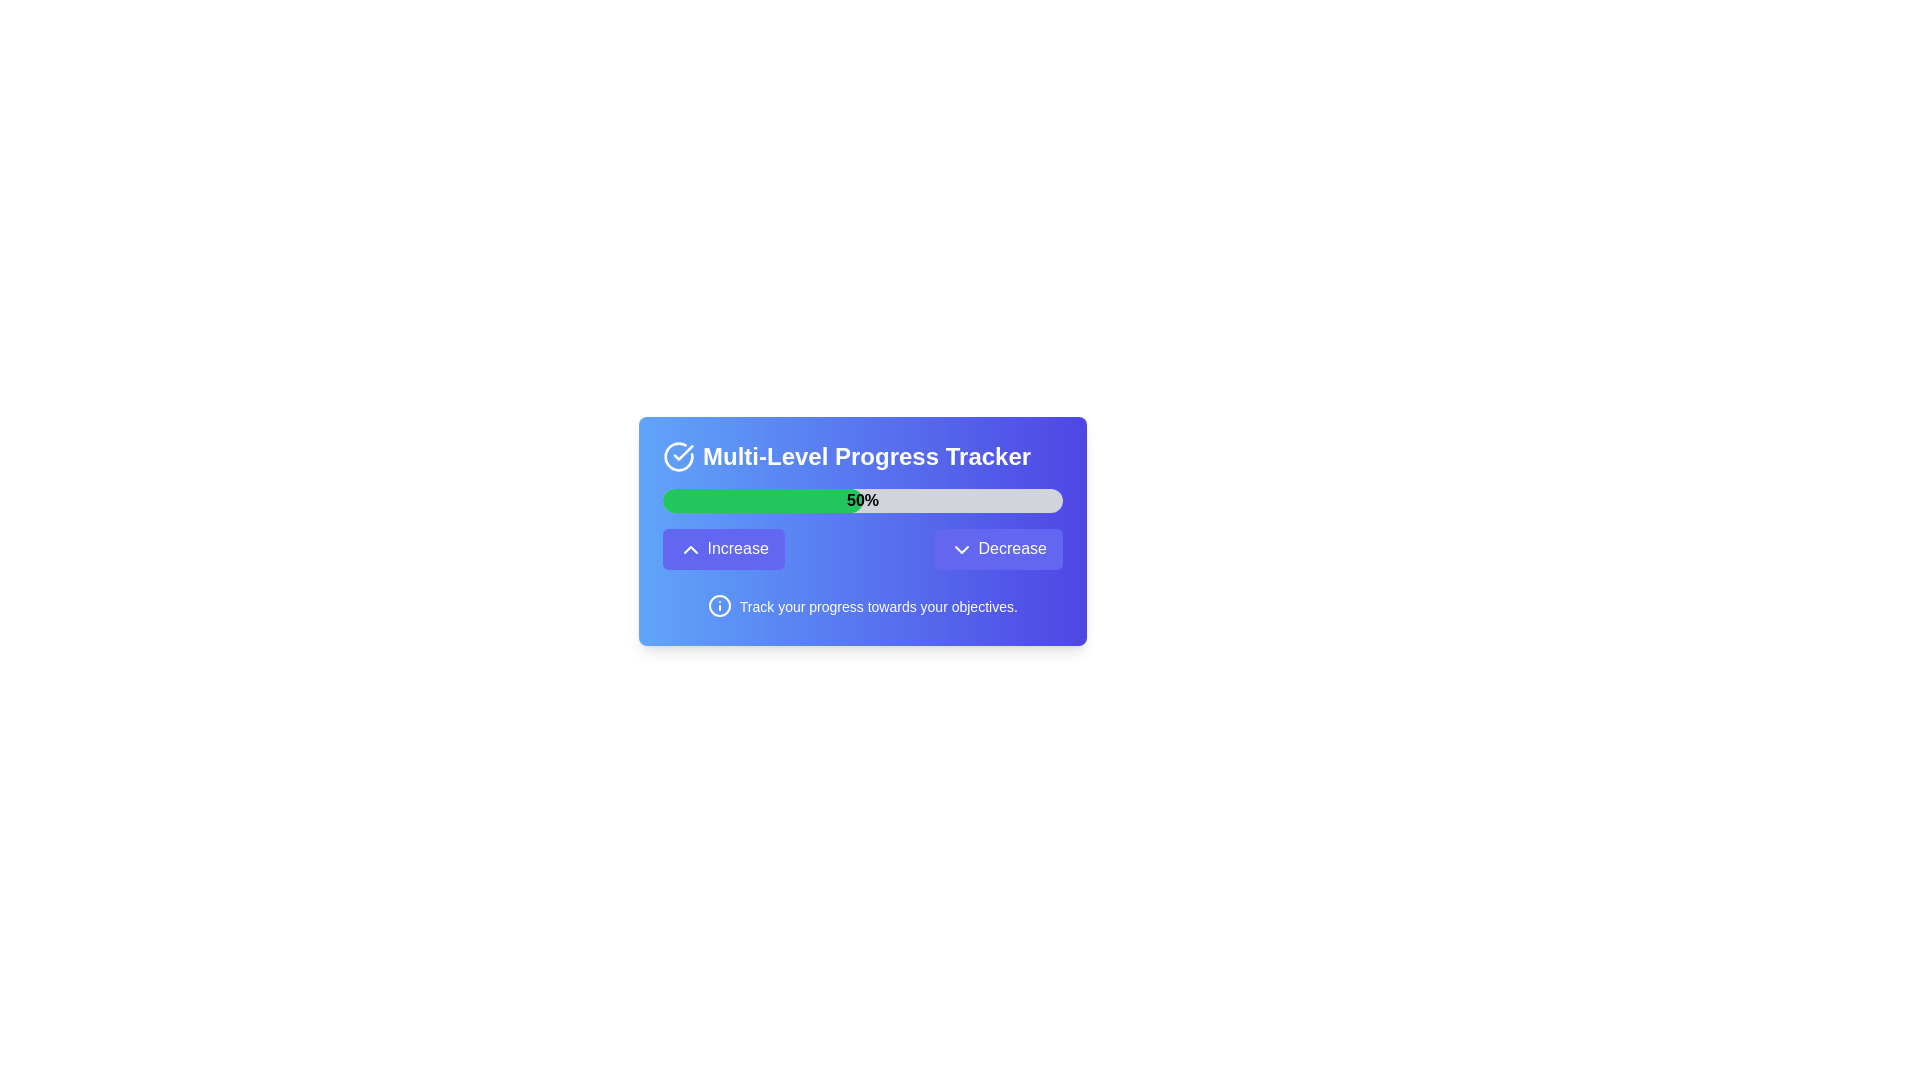  Describe the element at coordinates (863, 456) in the screenshot. I see `the Text Heading with Icon at the top of the gradient card` at that location.